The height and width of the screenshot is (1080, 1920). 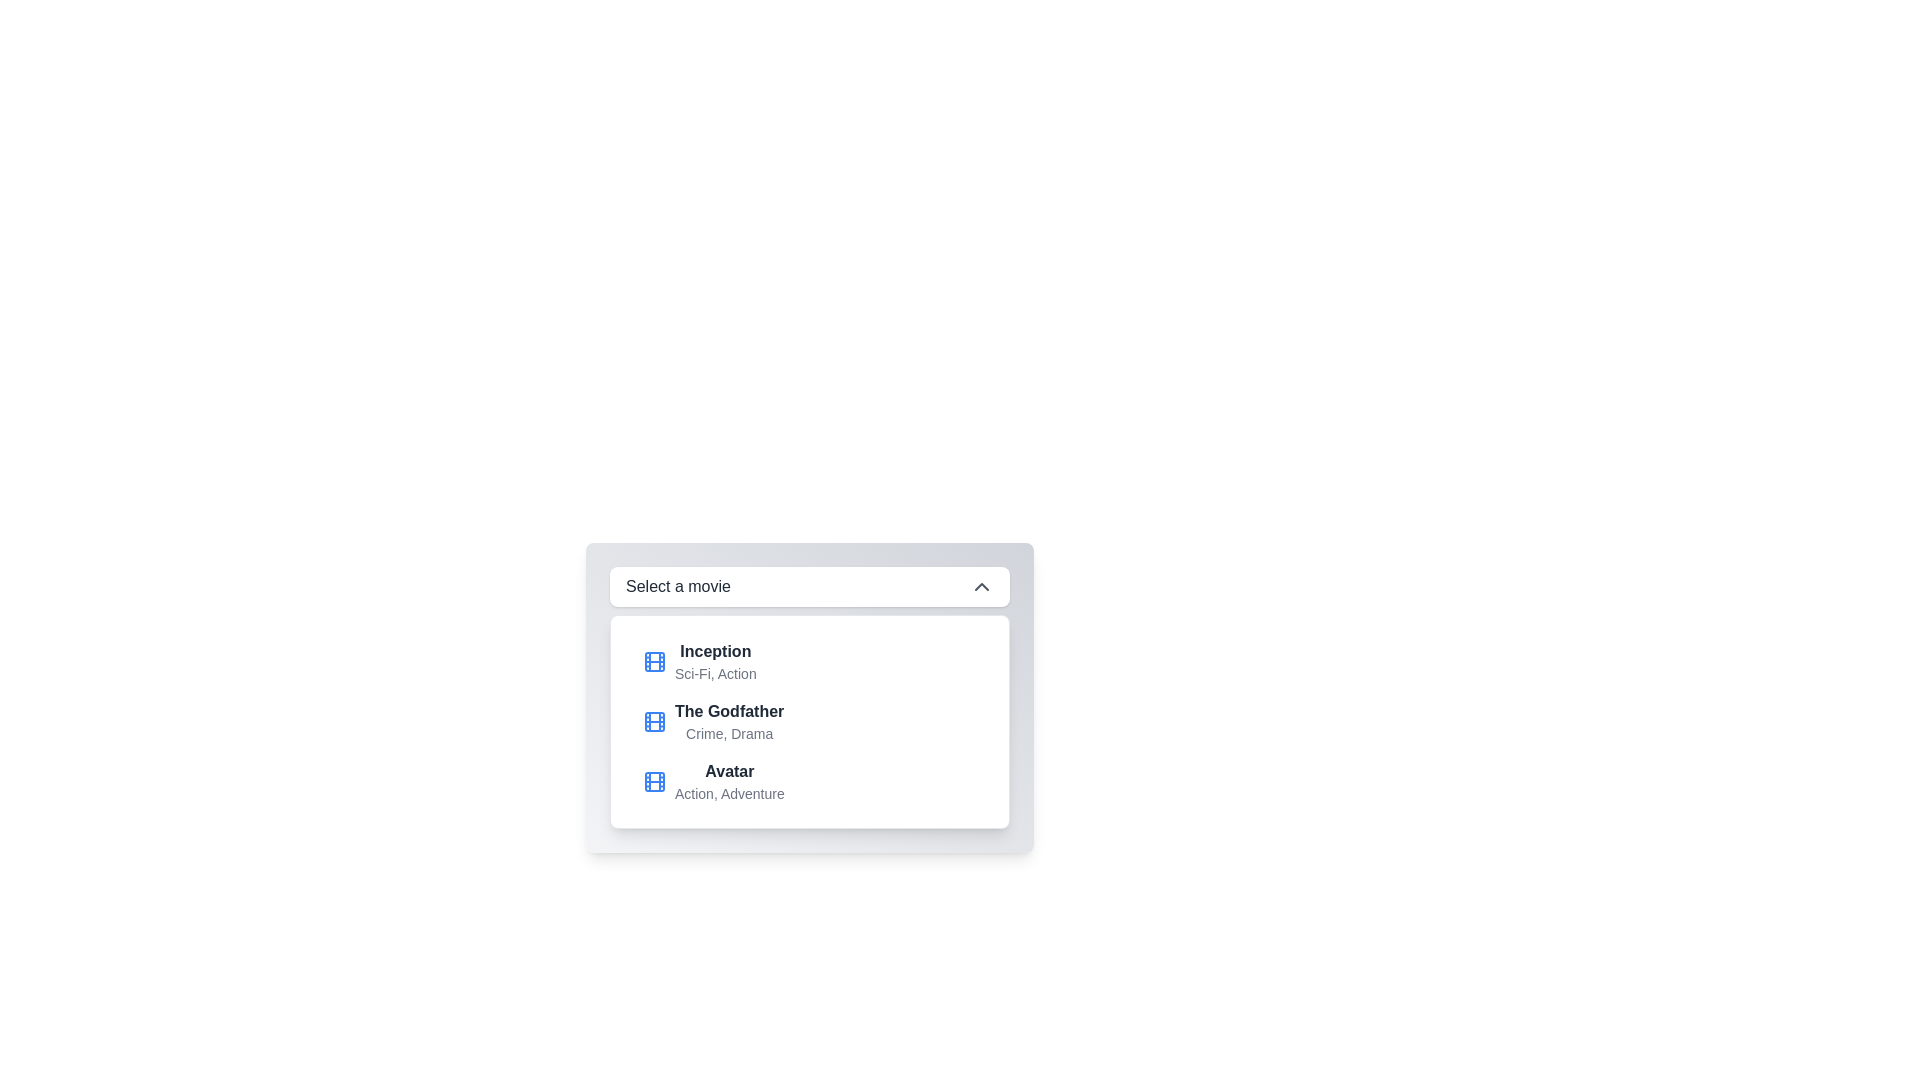 I want to click on the list item representing the movie 'The Godfather' to navigate further options, so click(x=713, y=721).